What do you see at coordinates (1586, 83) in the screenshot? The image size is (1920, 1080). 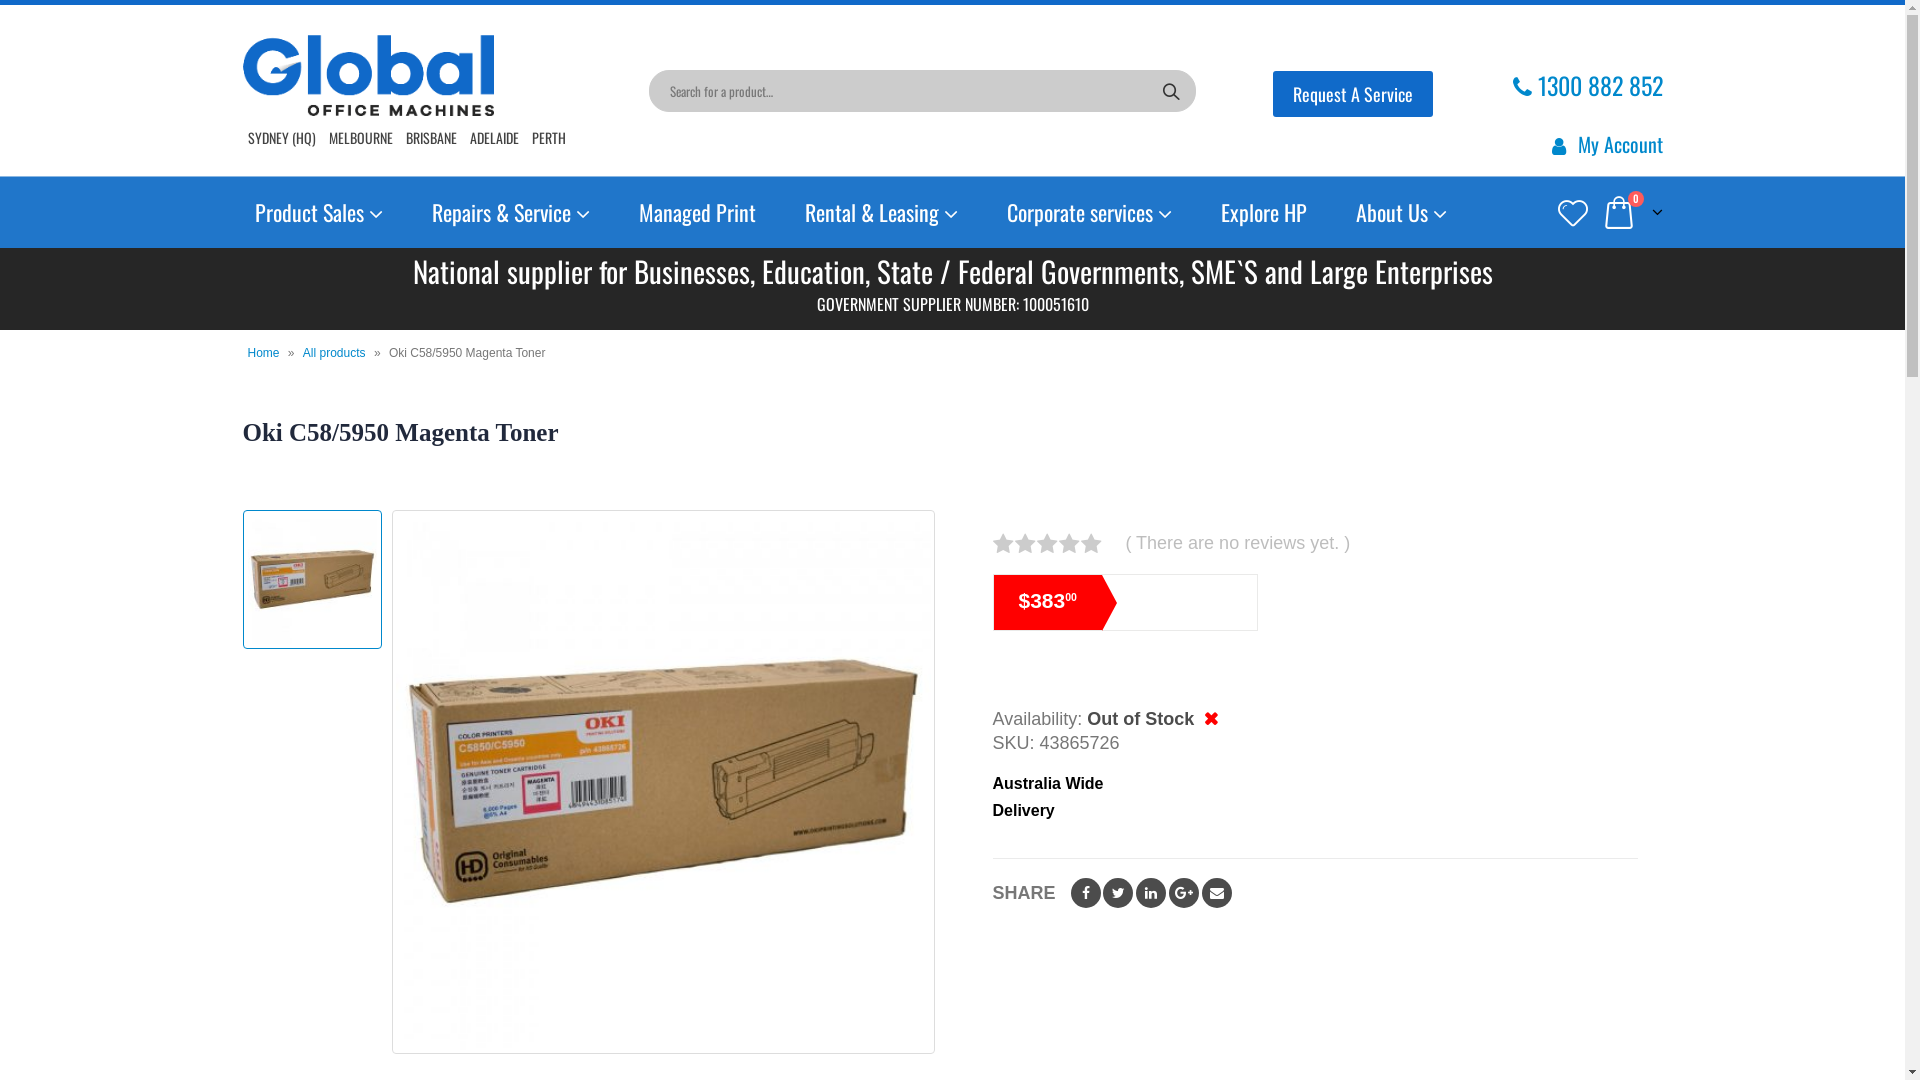 I see `'1300 882 852'` at bounding box center [1586, 83].